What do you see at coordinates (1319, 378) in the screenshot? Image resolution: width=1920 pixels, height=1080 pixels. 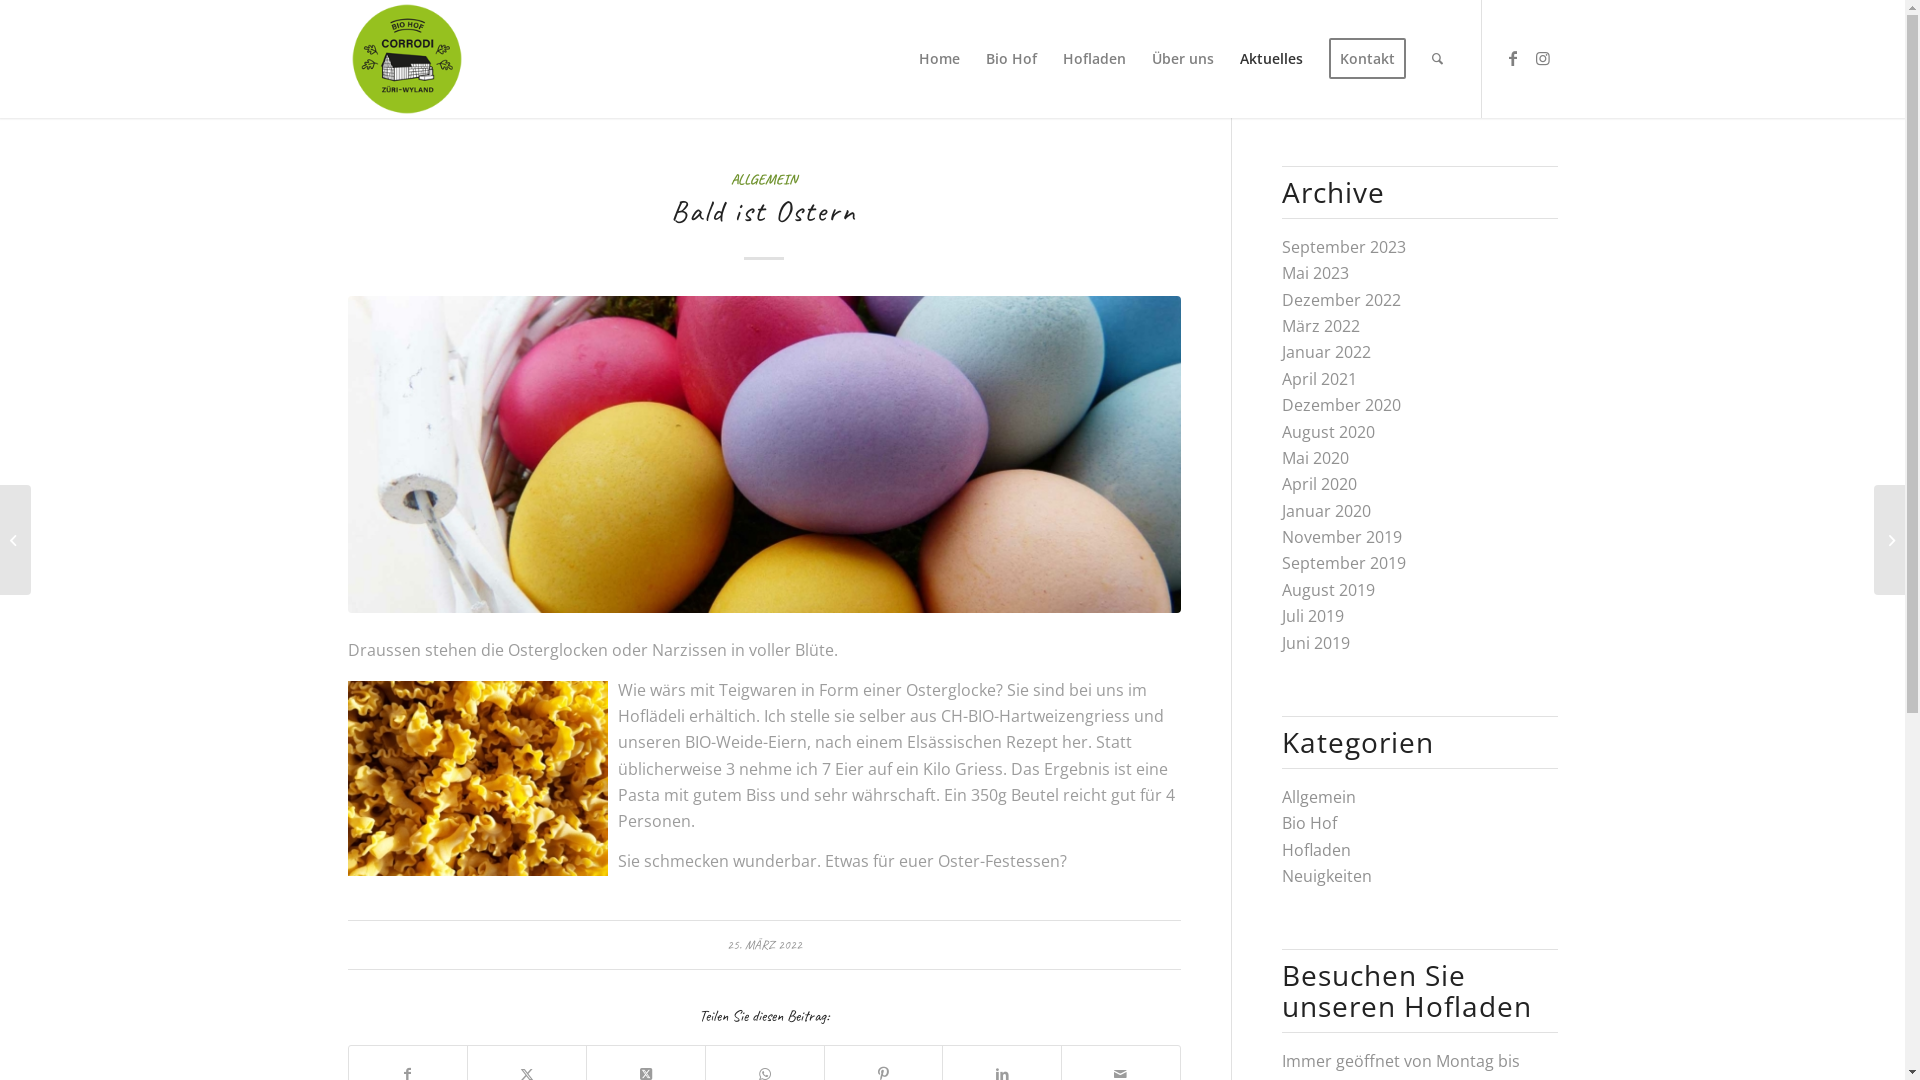 I see `'April 2021'` at bounding box center [1319, 378].